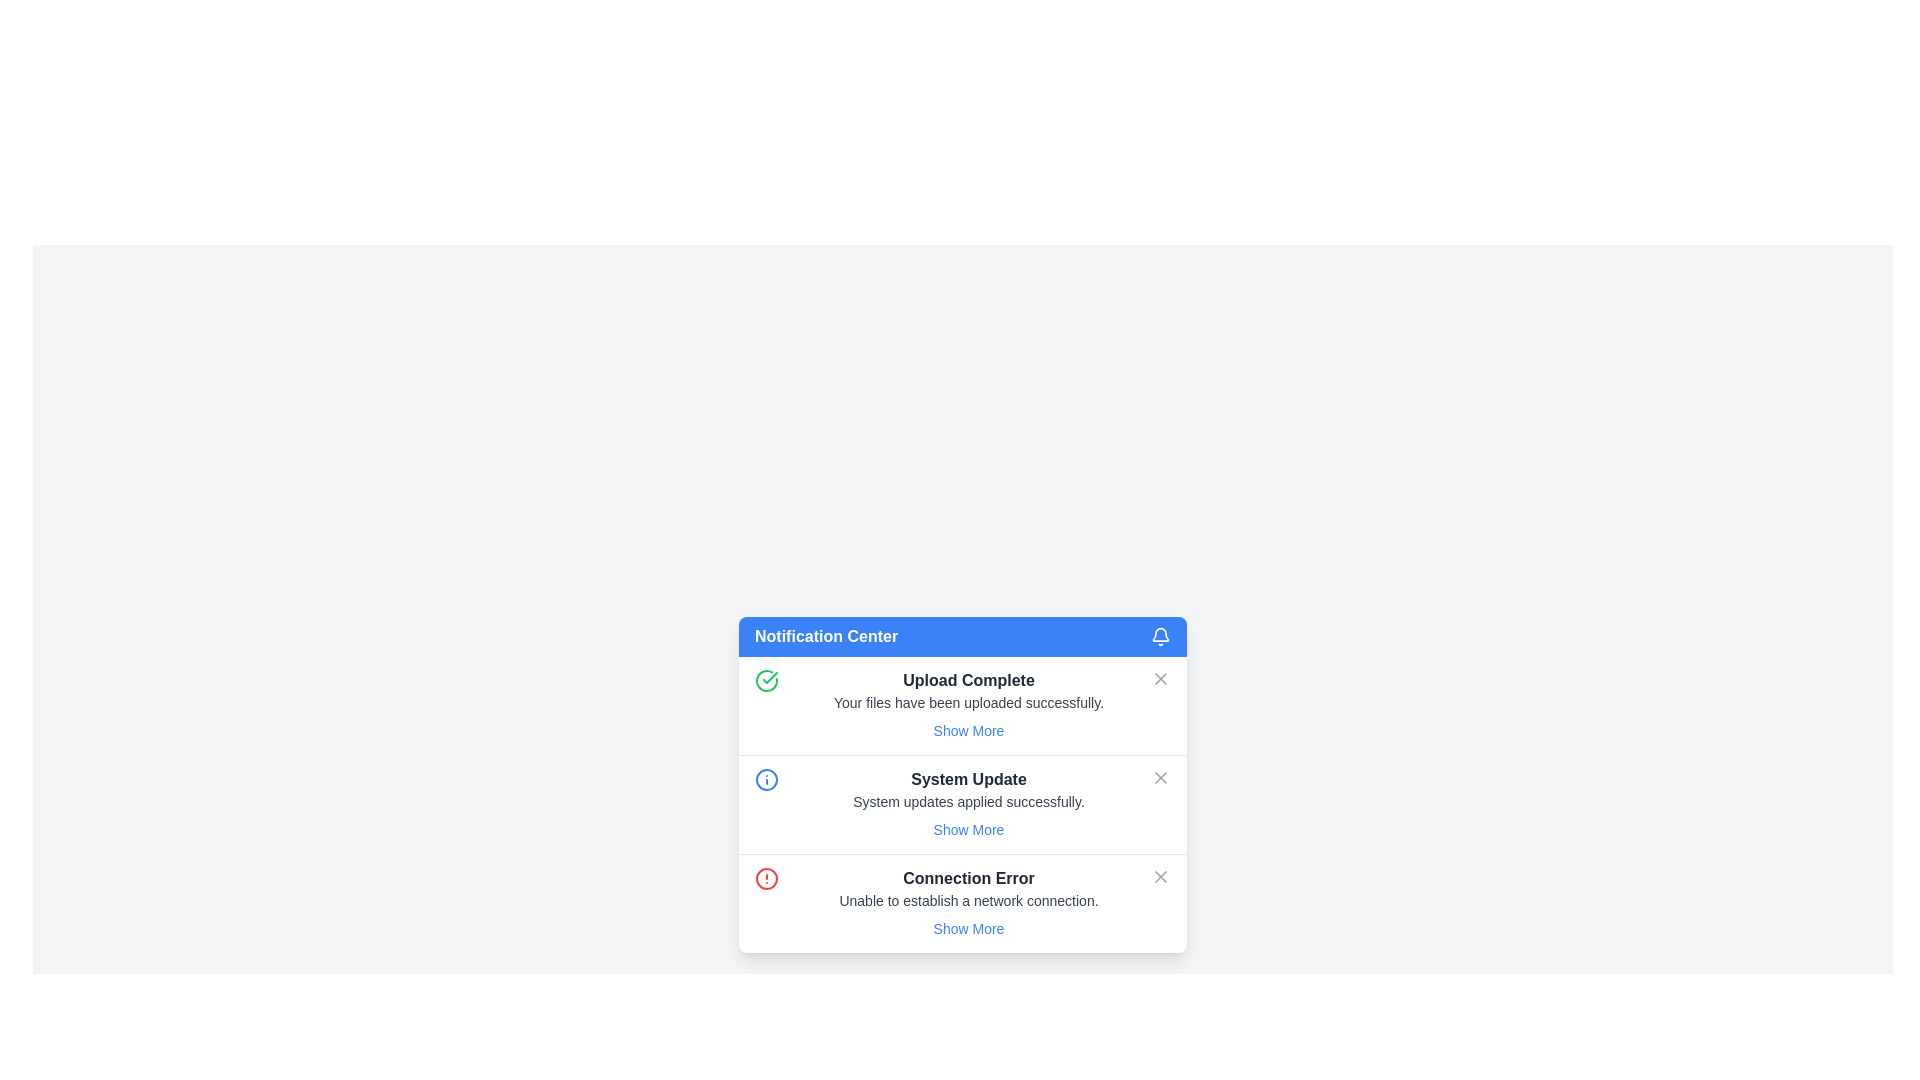  Describe the element at coordinates (969, 778) in the screenshot. I see `the bold text 'System Update' in dark gray color, which is the main title of the second notification entry in the middle section of the notification panel` at that location.